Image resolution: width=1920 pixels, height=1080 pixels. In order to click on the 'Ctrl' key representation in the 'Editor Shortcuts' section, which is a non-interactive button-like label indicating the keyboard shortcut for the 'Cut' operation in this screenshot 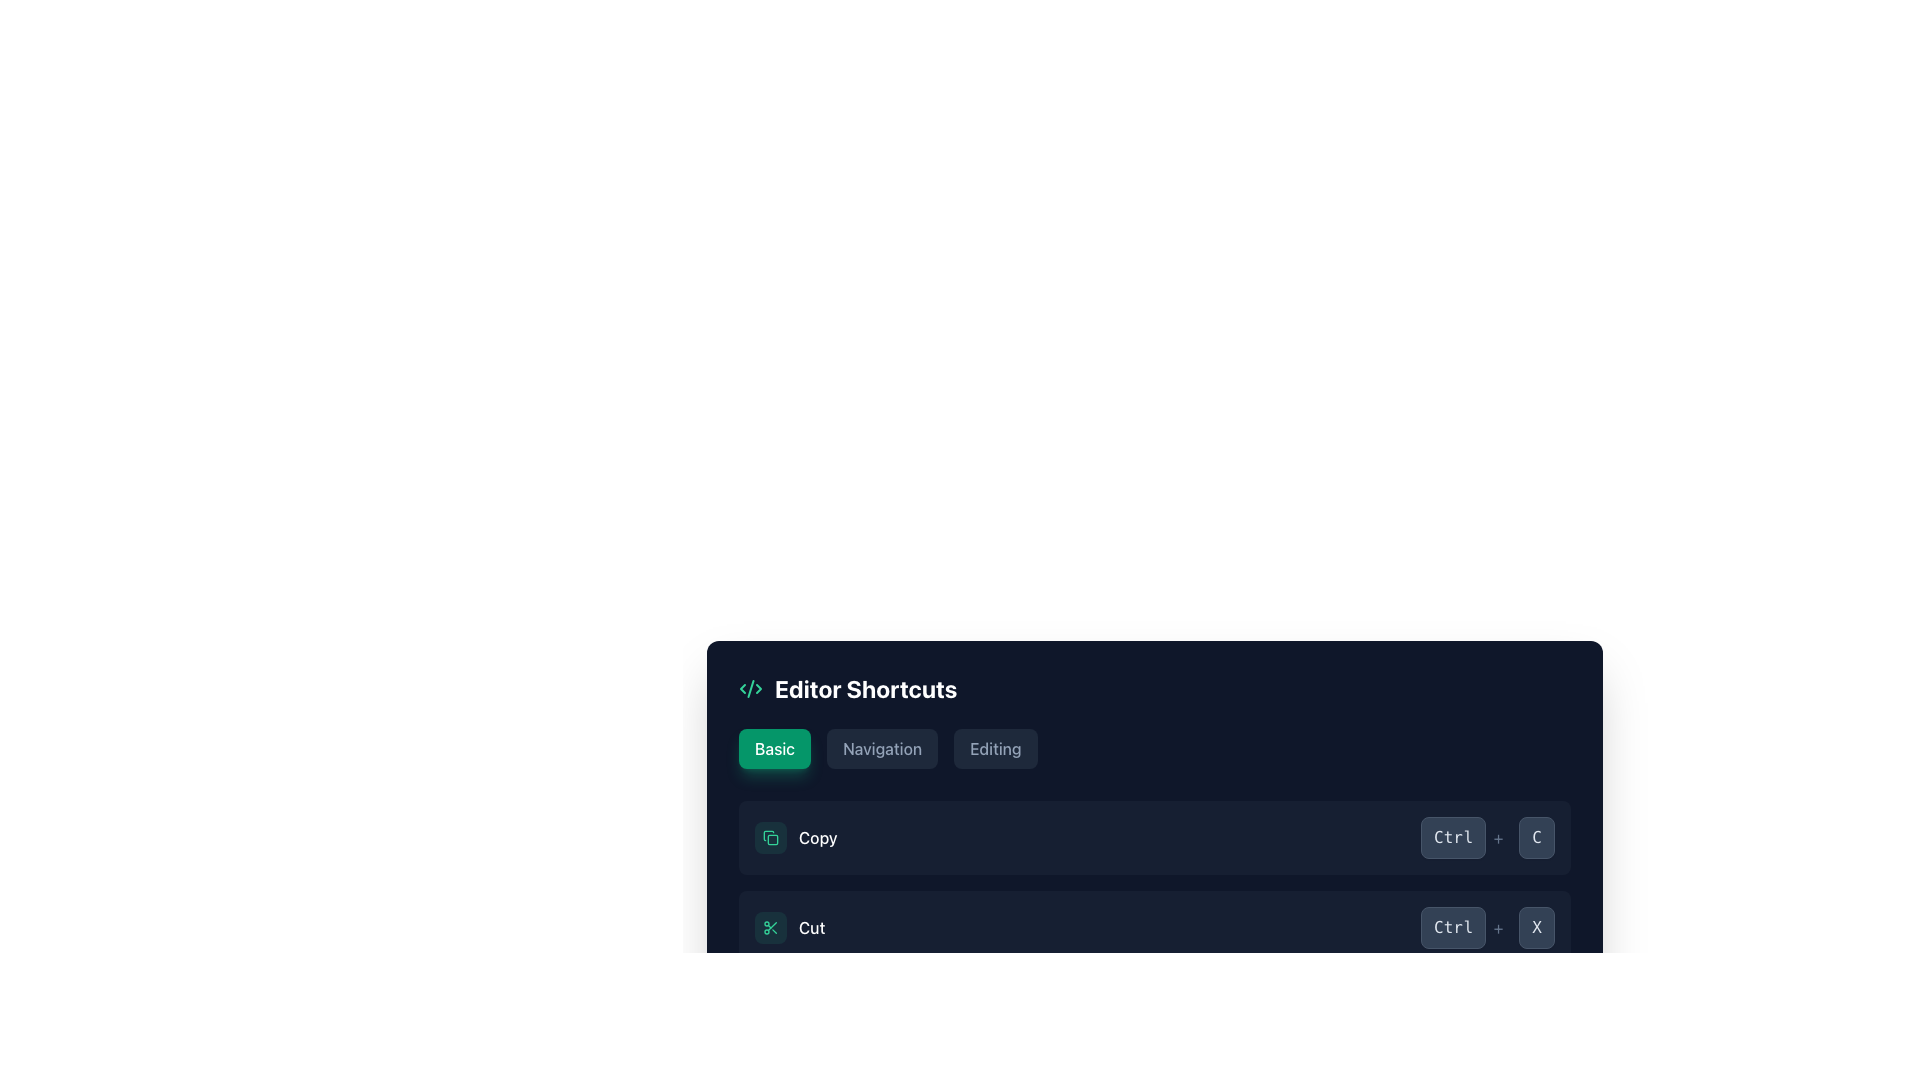, I will do `click(1453, 928)`.